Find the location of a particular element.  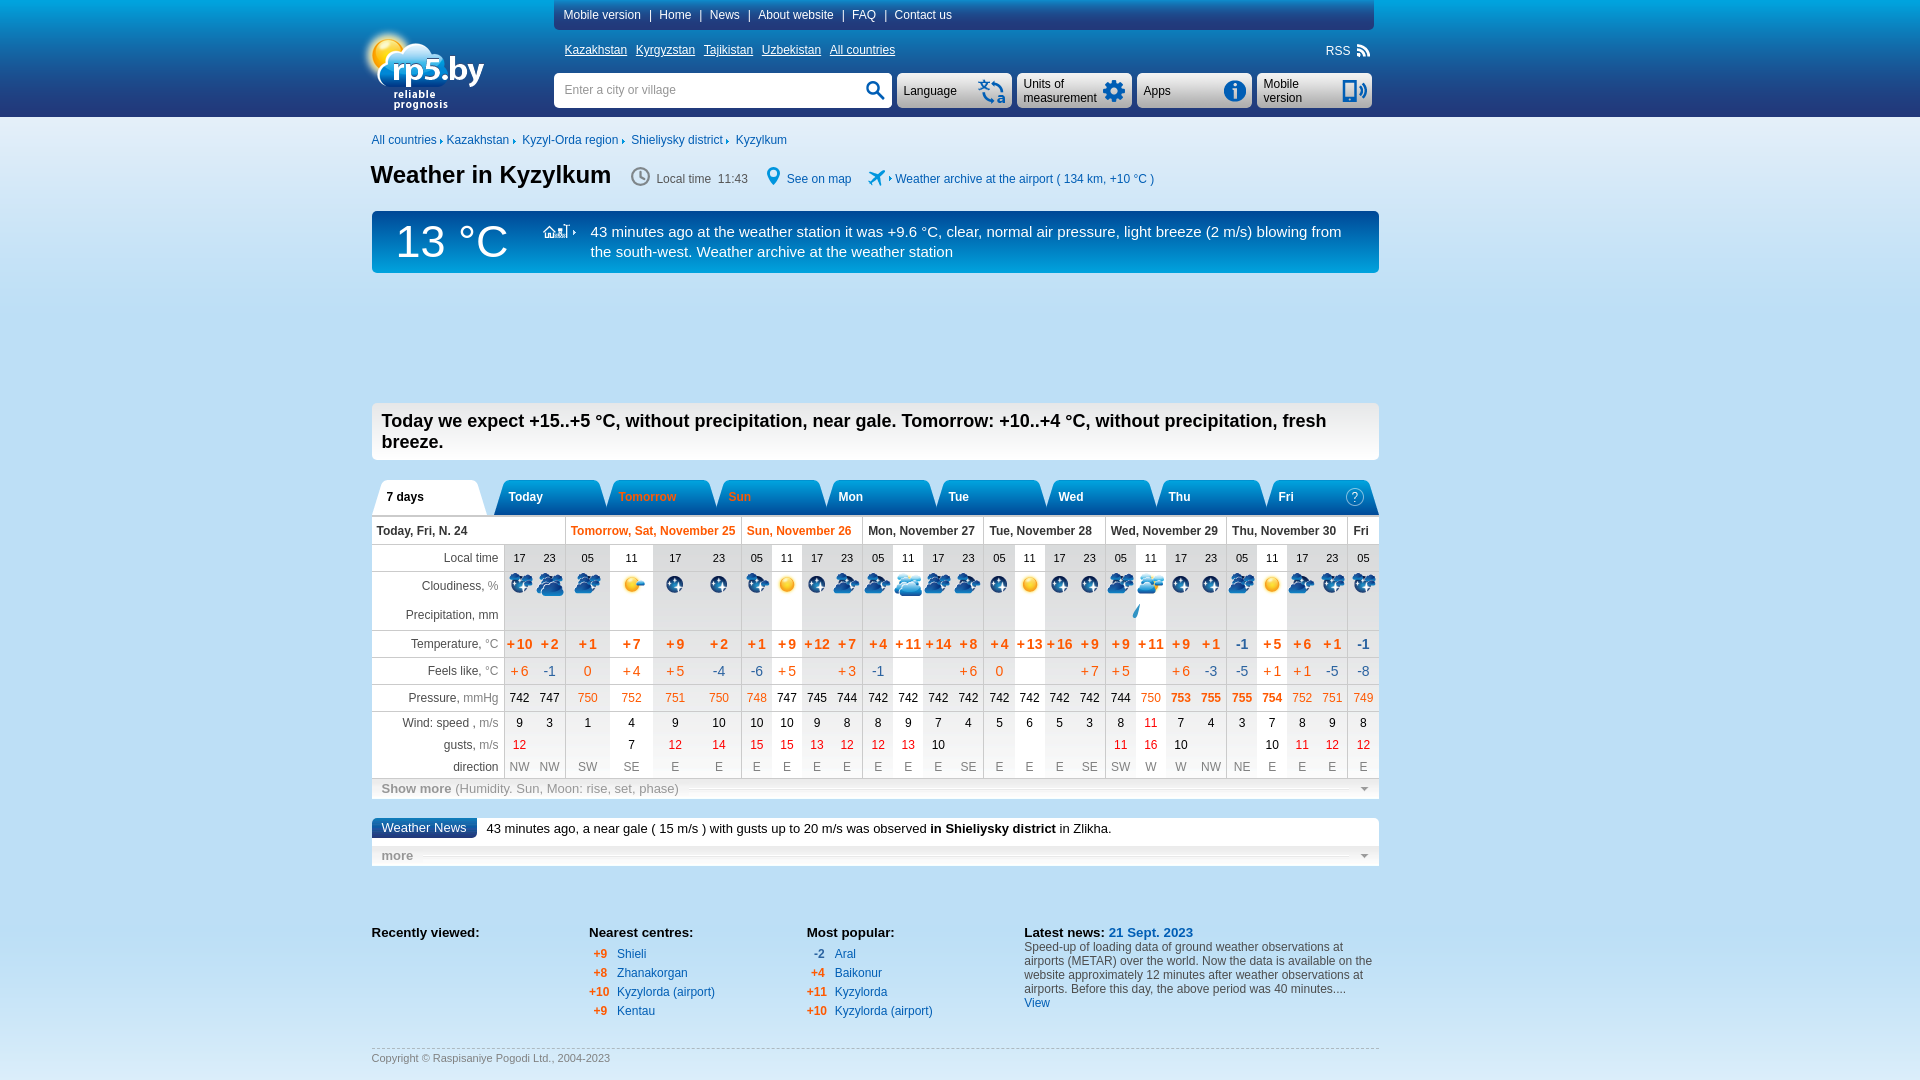

'Kyzylkum' is located at coordinates (760, 138).